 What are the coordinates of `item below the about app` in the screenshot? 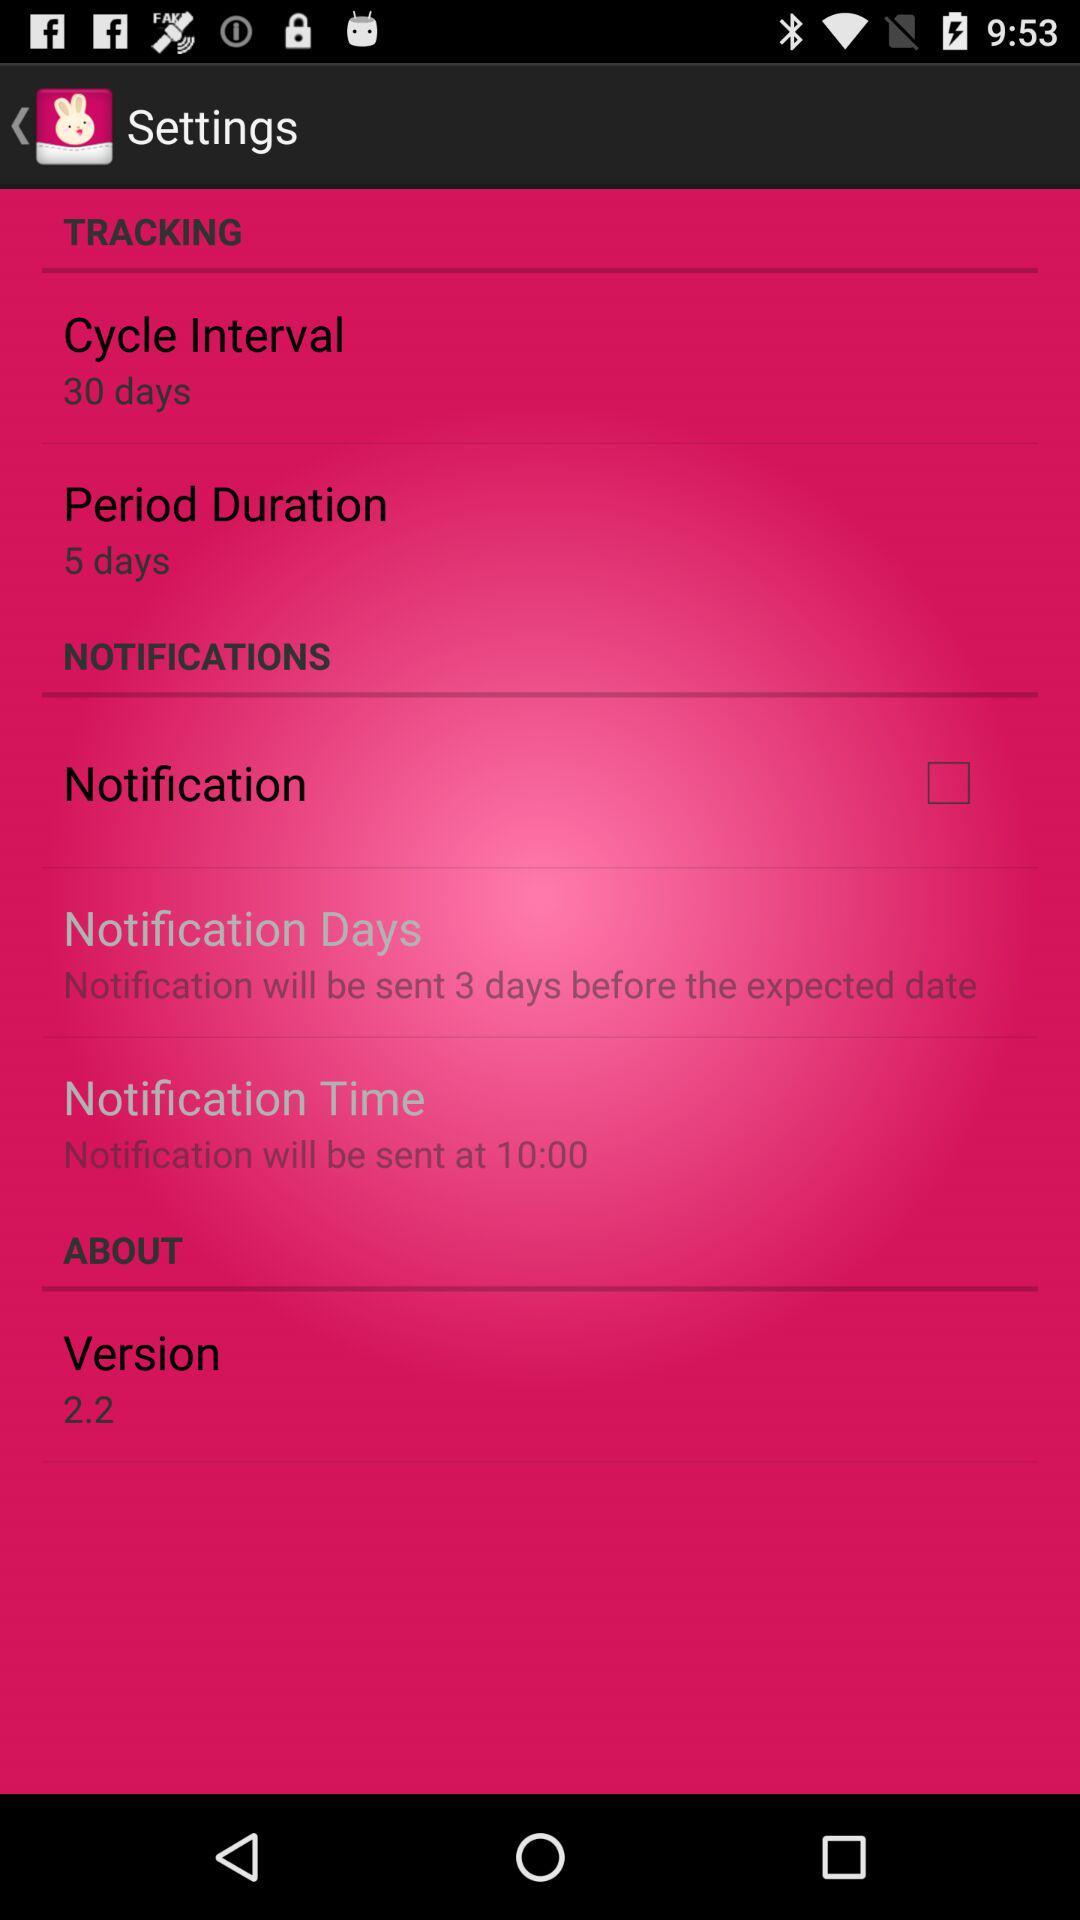 It's located at (141, 1351).